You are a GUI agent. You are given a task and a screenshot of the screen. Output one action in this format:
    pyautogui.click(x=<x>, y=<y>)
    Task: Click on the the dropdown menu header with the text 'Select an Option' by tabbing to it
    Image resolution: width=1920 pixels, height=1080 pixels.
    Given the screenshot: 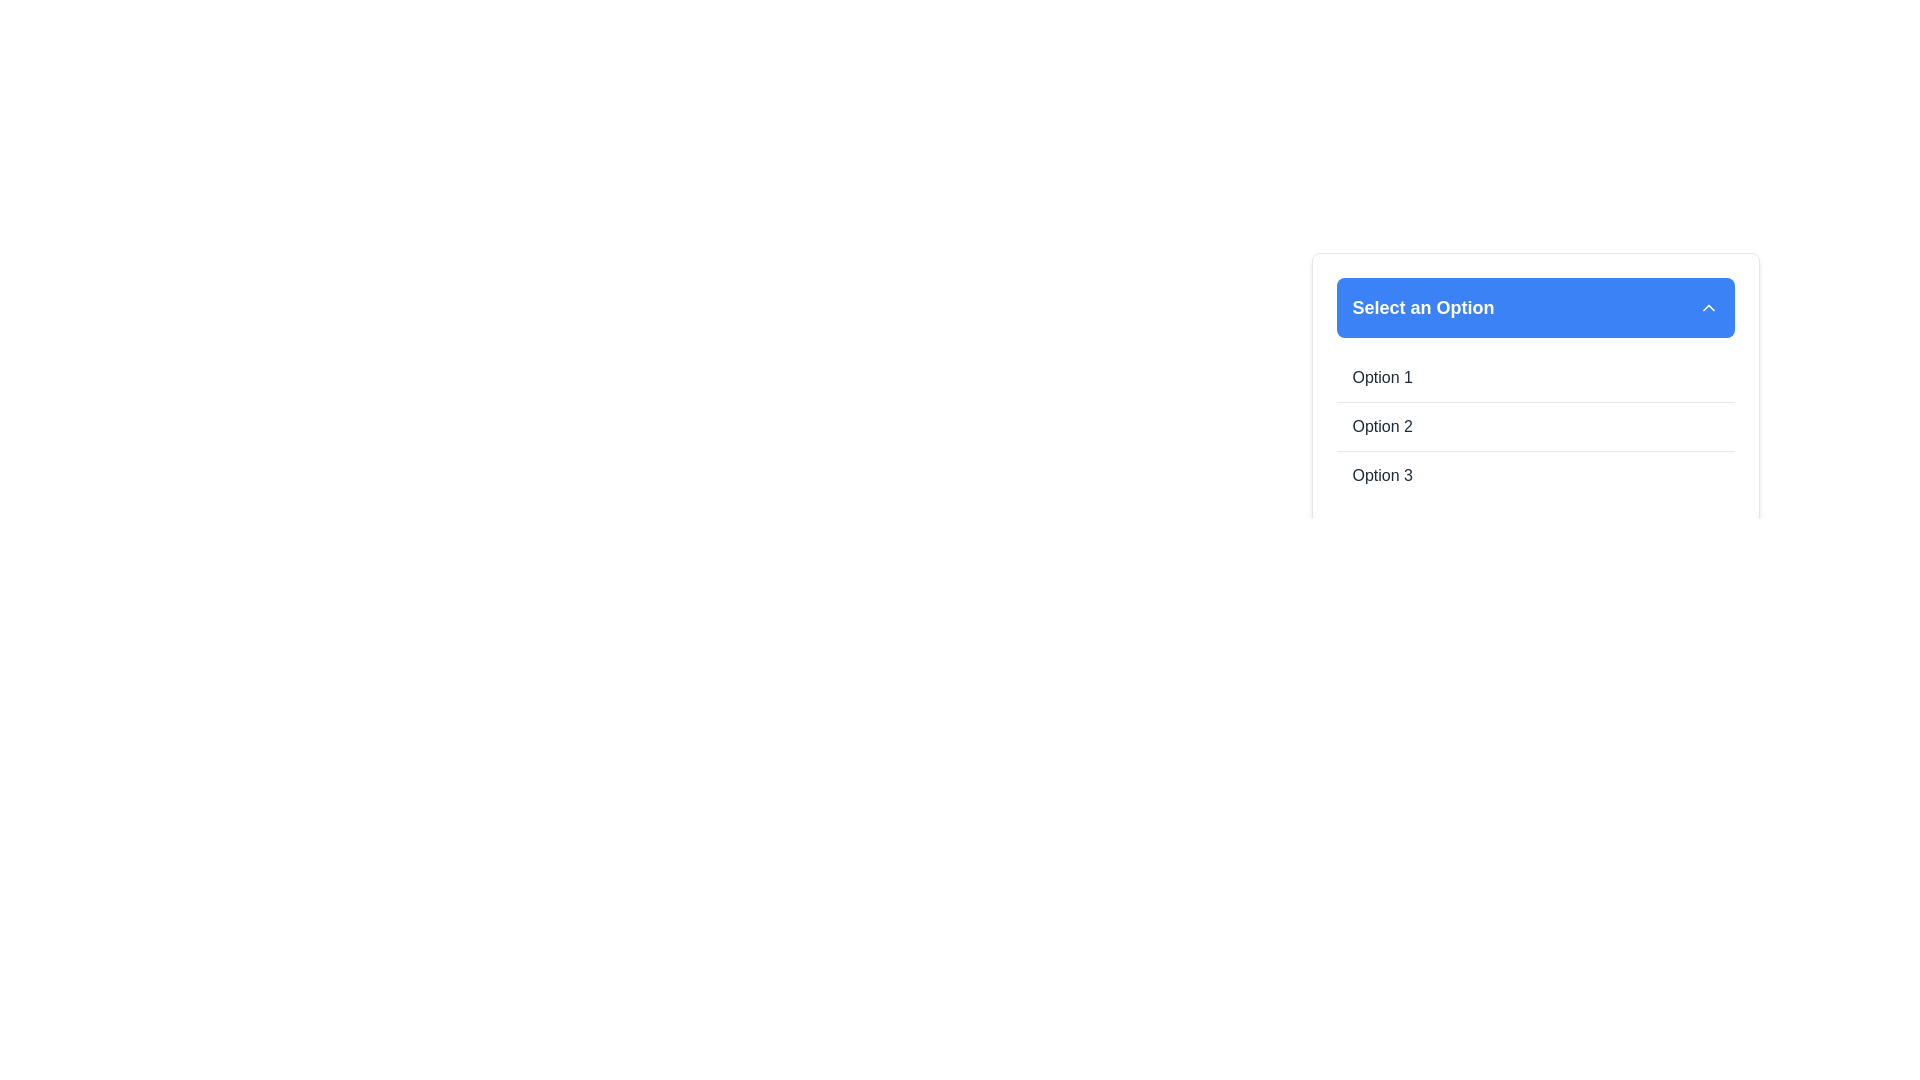 What is the action you would take?
    pyautogui.click(x=1534, y=308)
    